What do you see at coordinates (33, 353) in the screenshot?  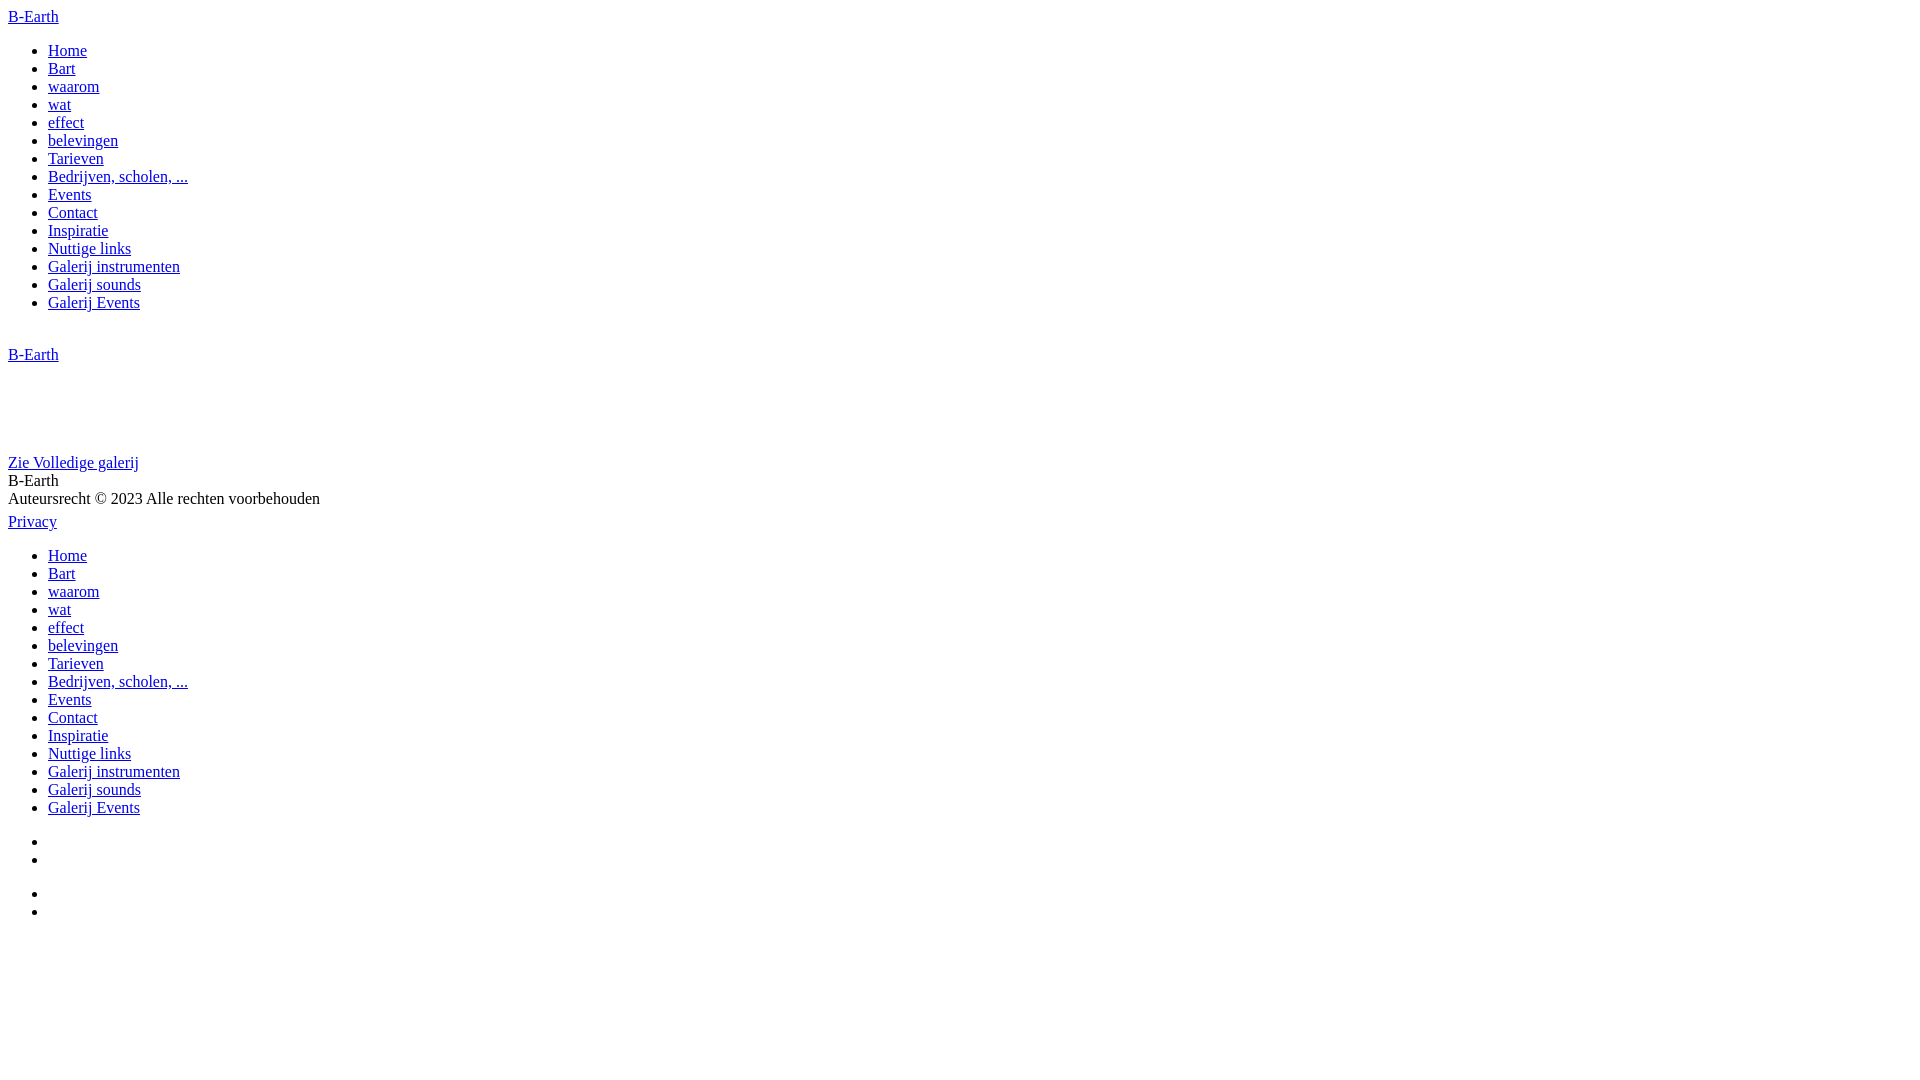 I see `'B-Earth'` at bounding box center [33, 353].